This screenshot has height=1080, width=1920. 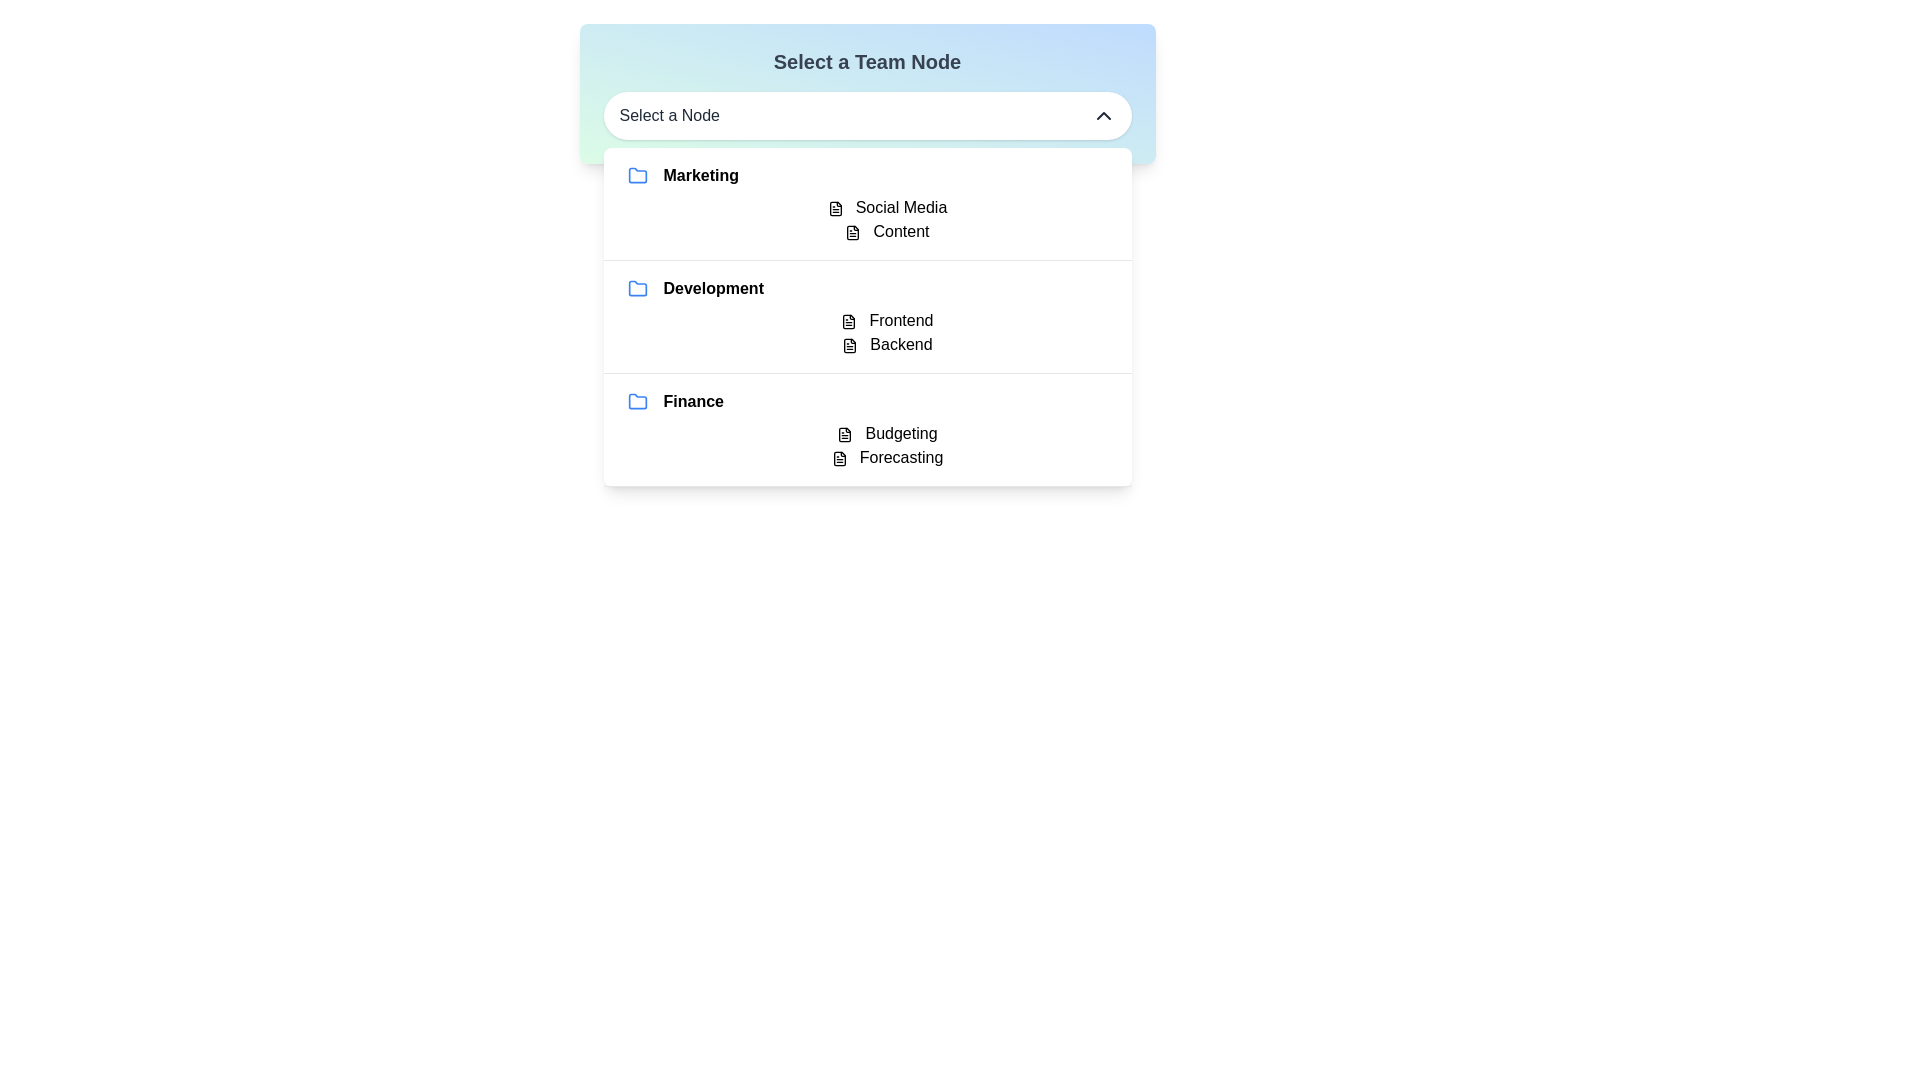 I want to click on the text label that displays the currently selected value in the dropdown menu, so click(x=669, y=115).